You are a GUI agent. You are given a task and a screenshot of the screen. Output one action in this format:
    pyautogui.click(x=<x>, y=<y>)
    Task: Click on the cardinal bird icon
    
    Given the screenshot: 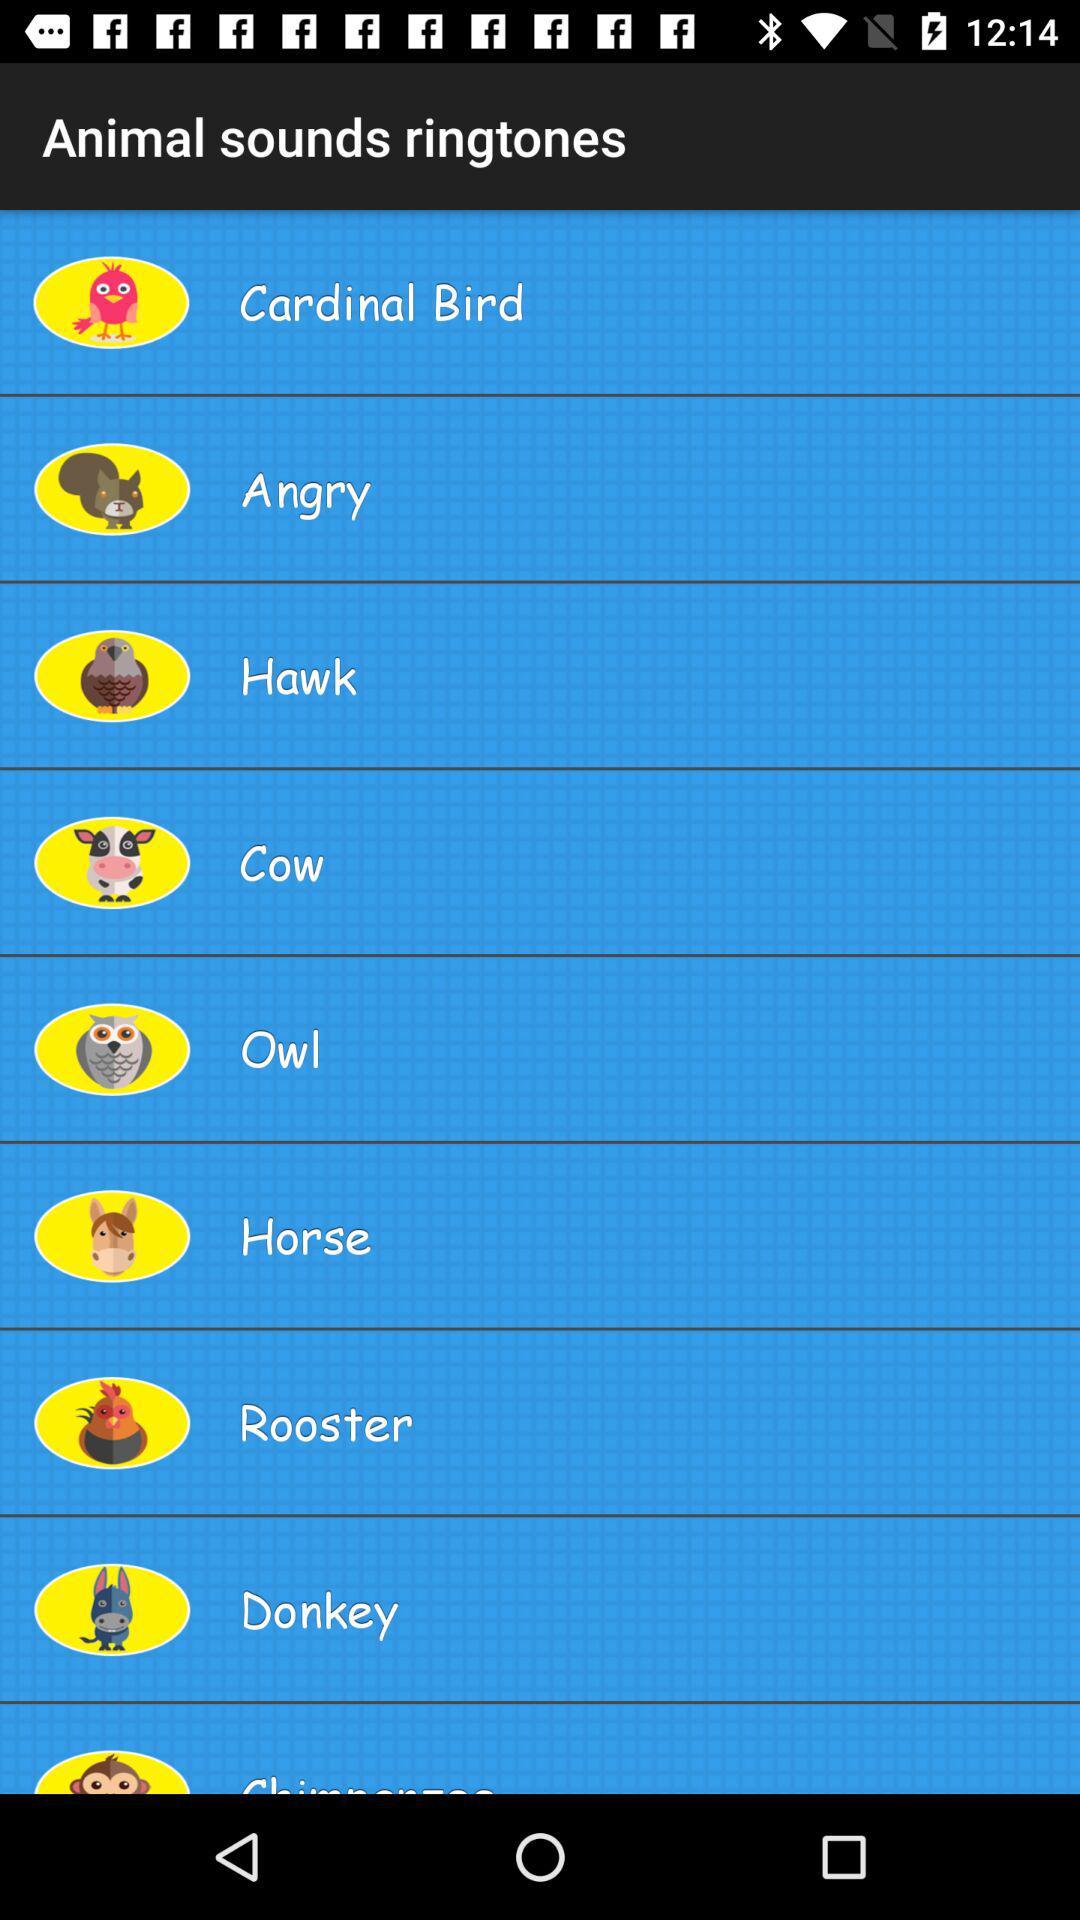 What is the action you would take?
    pyautogui.click(x=651, y=300)
    